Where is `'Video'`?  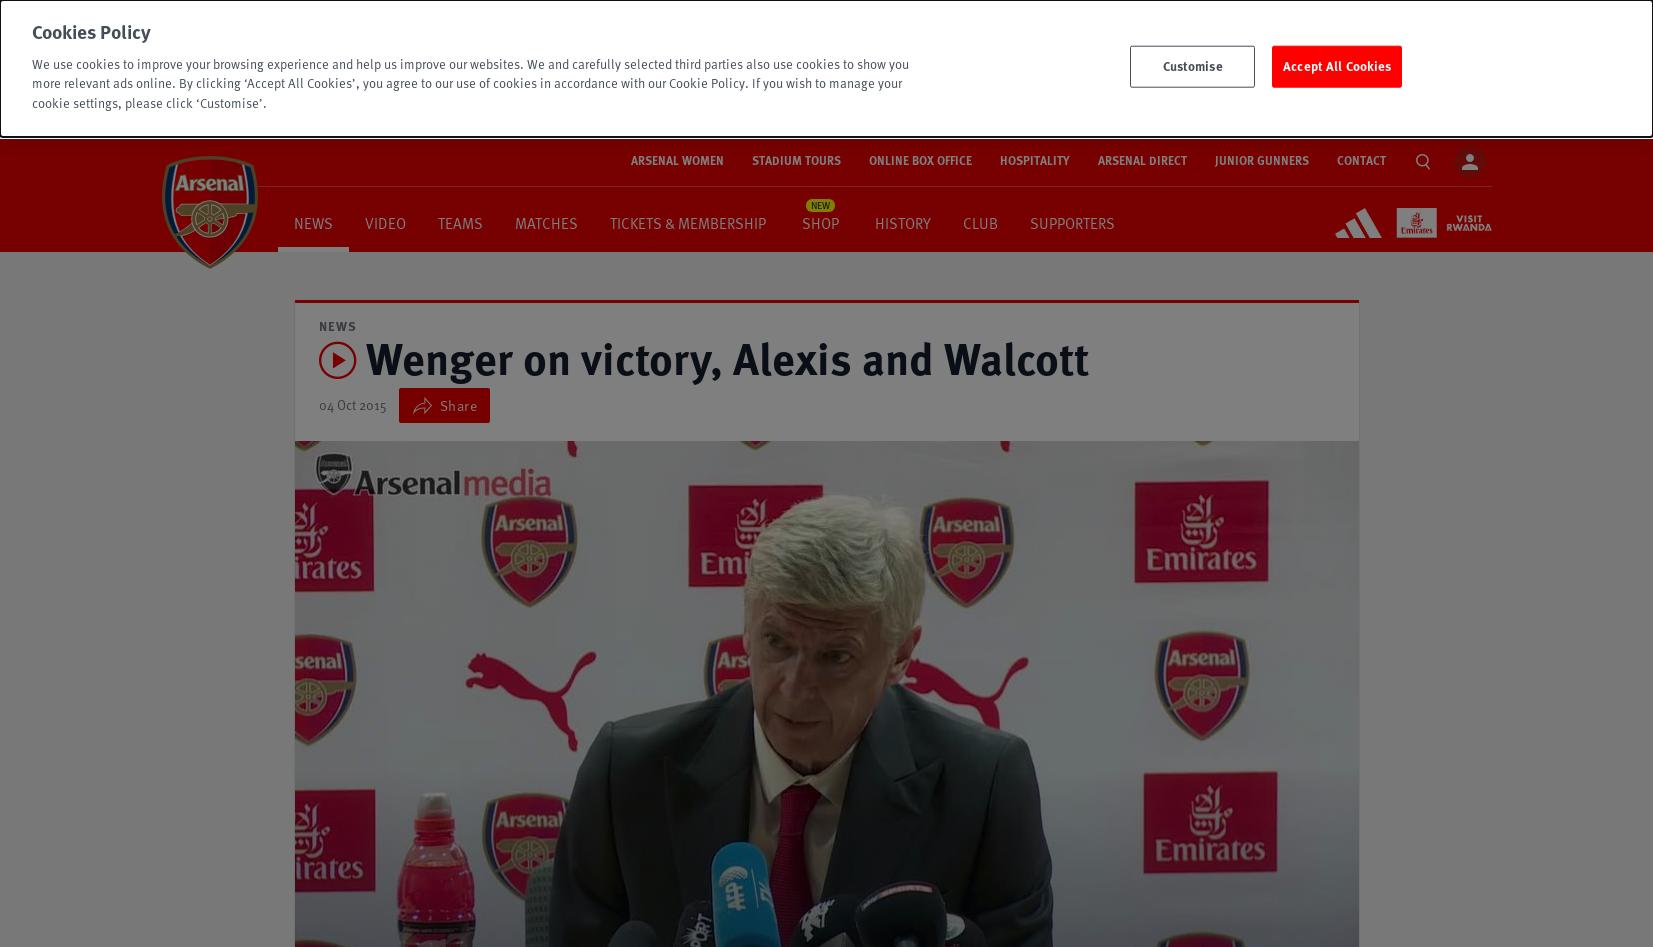 'Video' is located at coordinates (383, 221).